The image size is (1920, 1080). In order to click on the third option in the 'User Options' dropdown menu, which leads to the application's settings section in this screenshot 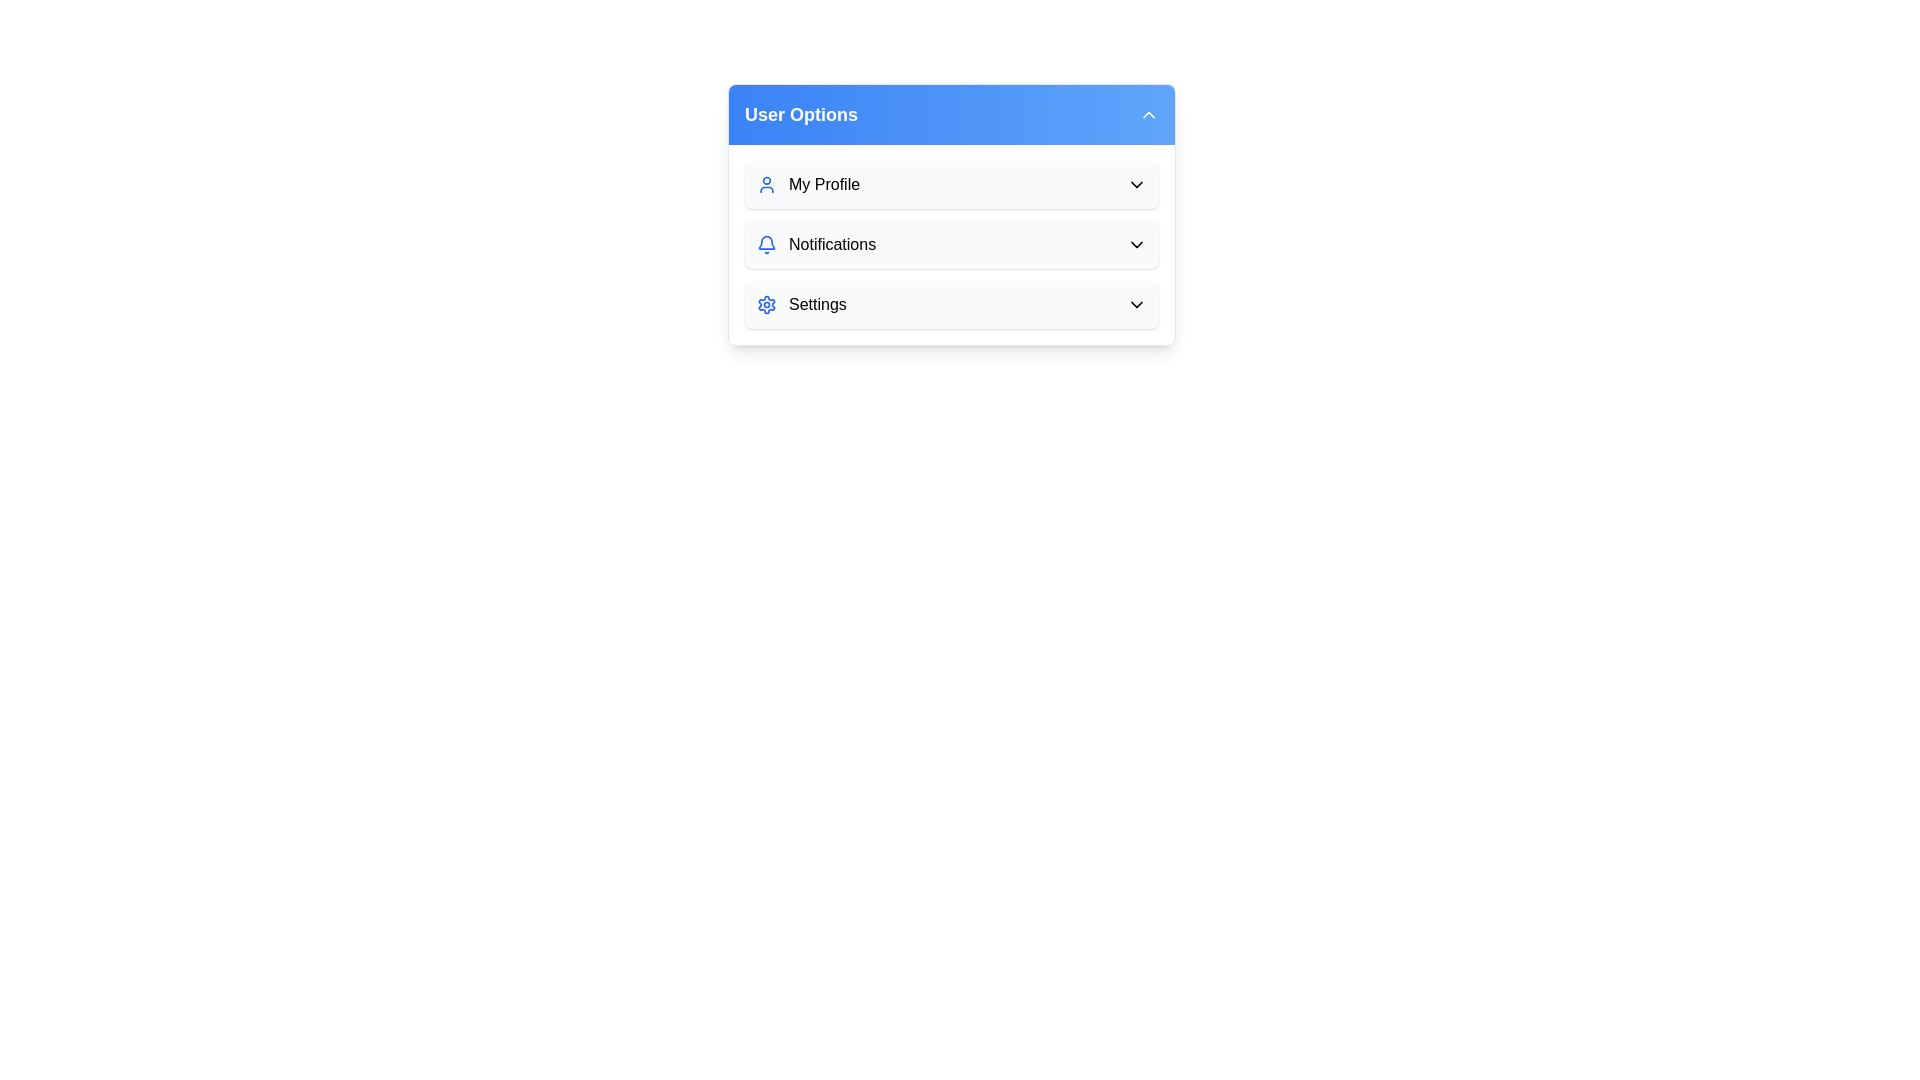, I will do `click(801, 304)`.